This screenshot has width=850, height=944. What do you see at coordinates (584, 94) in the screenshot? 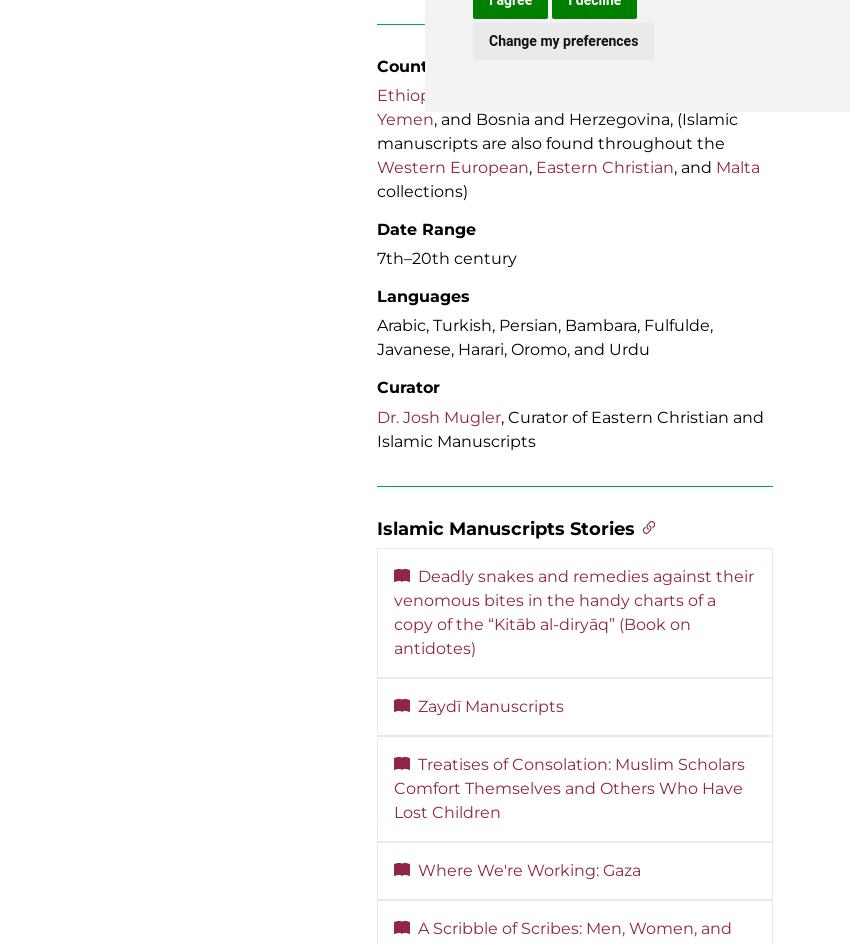
I see `'Jerusalem'` at bounding box center [584, 94].